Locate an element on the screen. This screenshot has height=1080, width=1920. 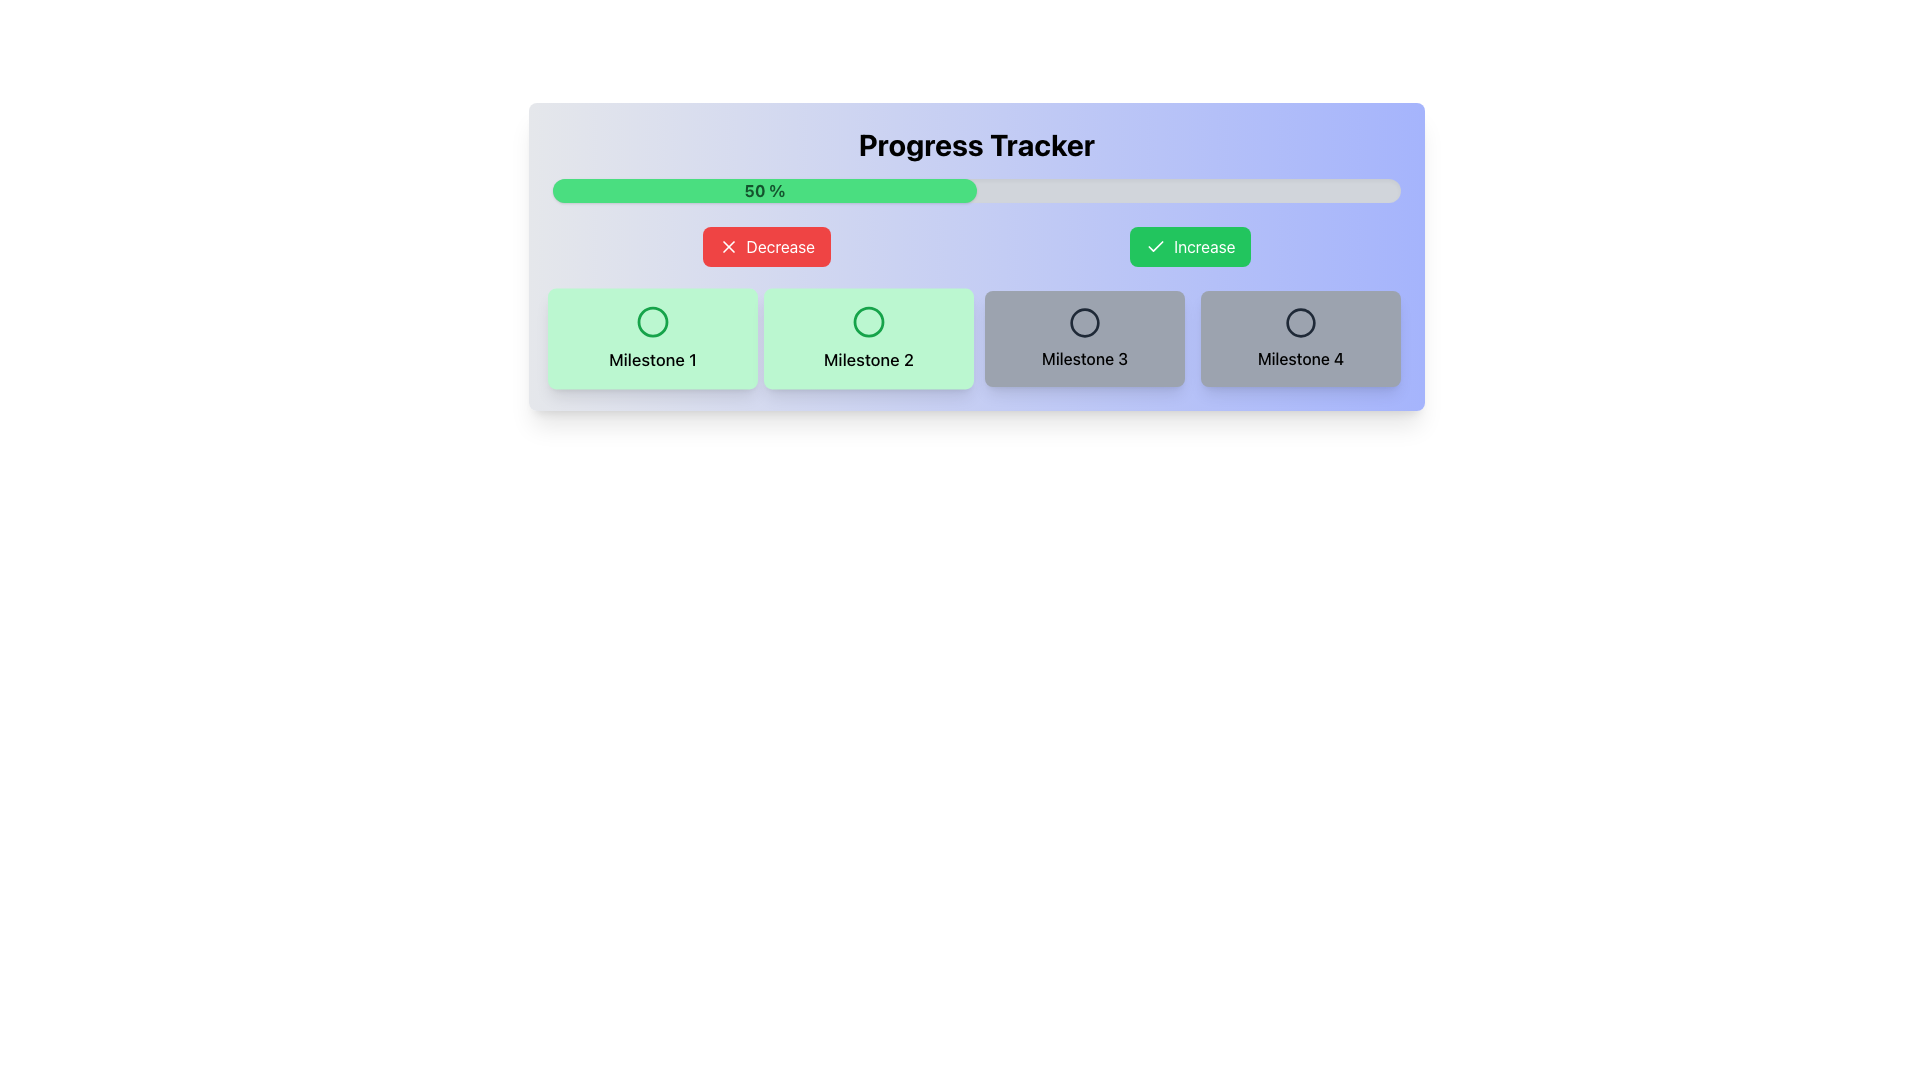
the milestone indicator card, which is the fourth item in a grid layout and located on the far-right side is located at coordinates (1300, 338).